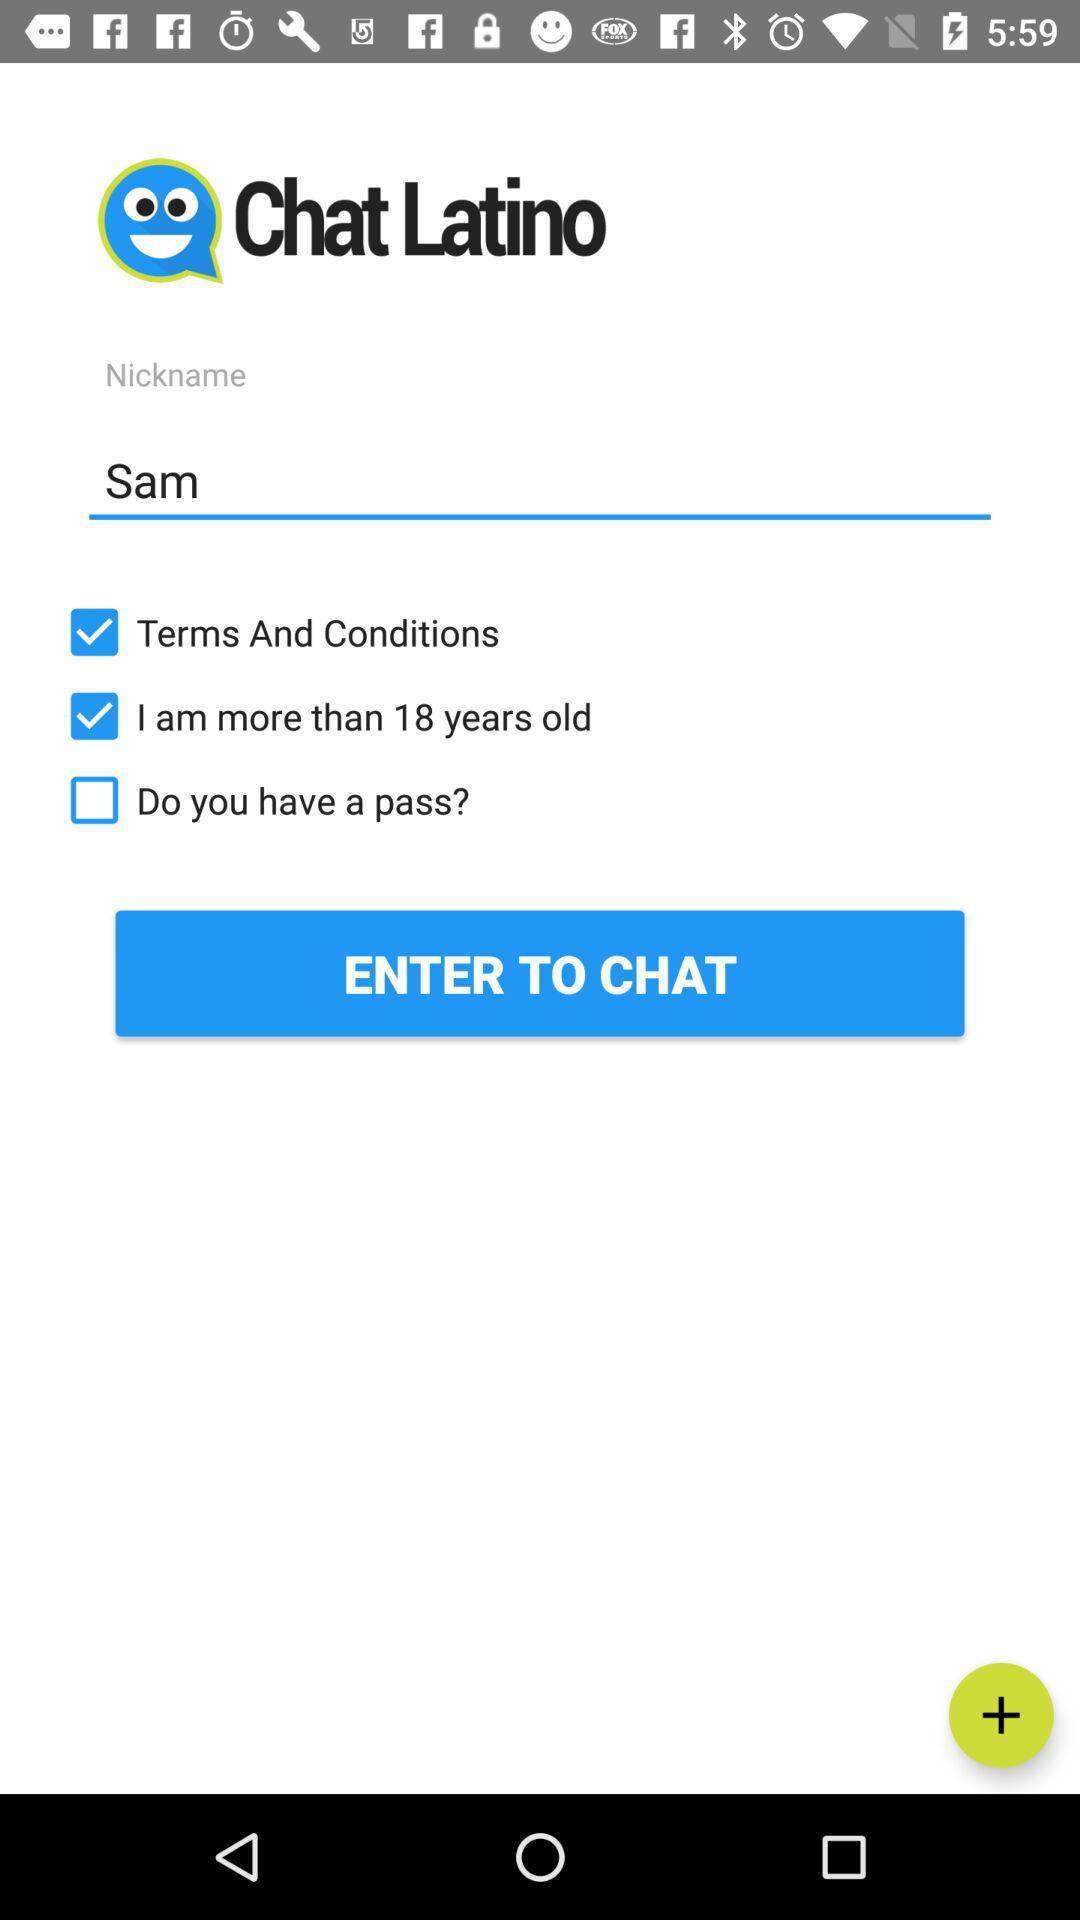 The height and width of the screenshot is (1920, 1080). Describe the element at coordinates (540, 631) in the screenshot. I see `the icon below the sam` at that location.